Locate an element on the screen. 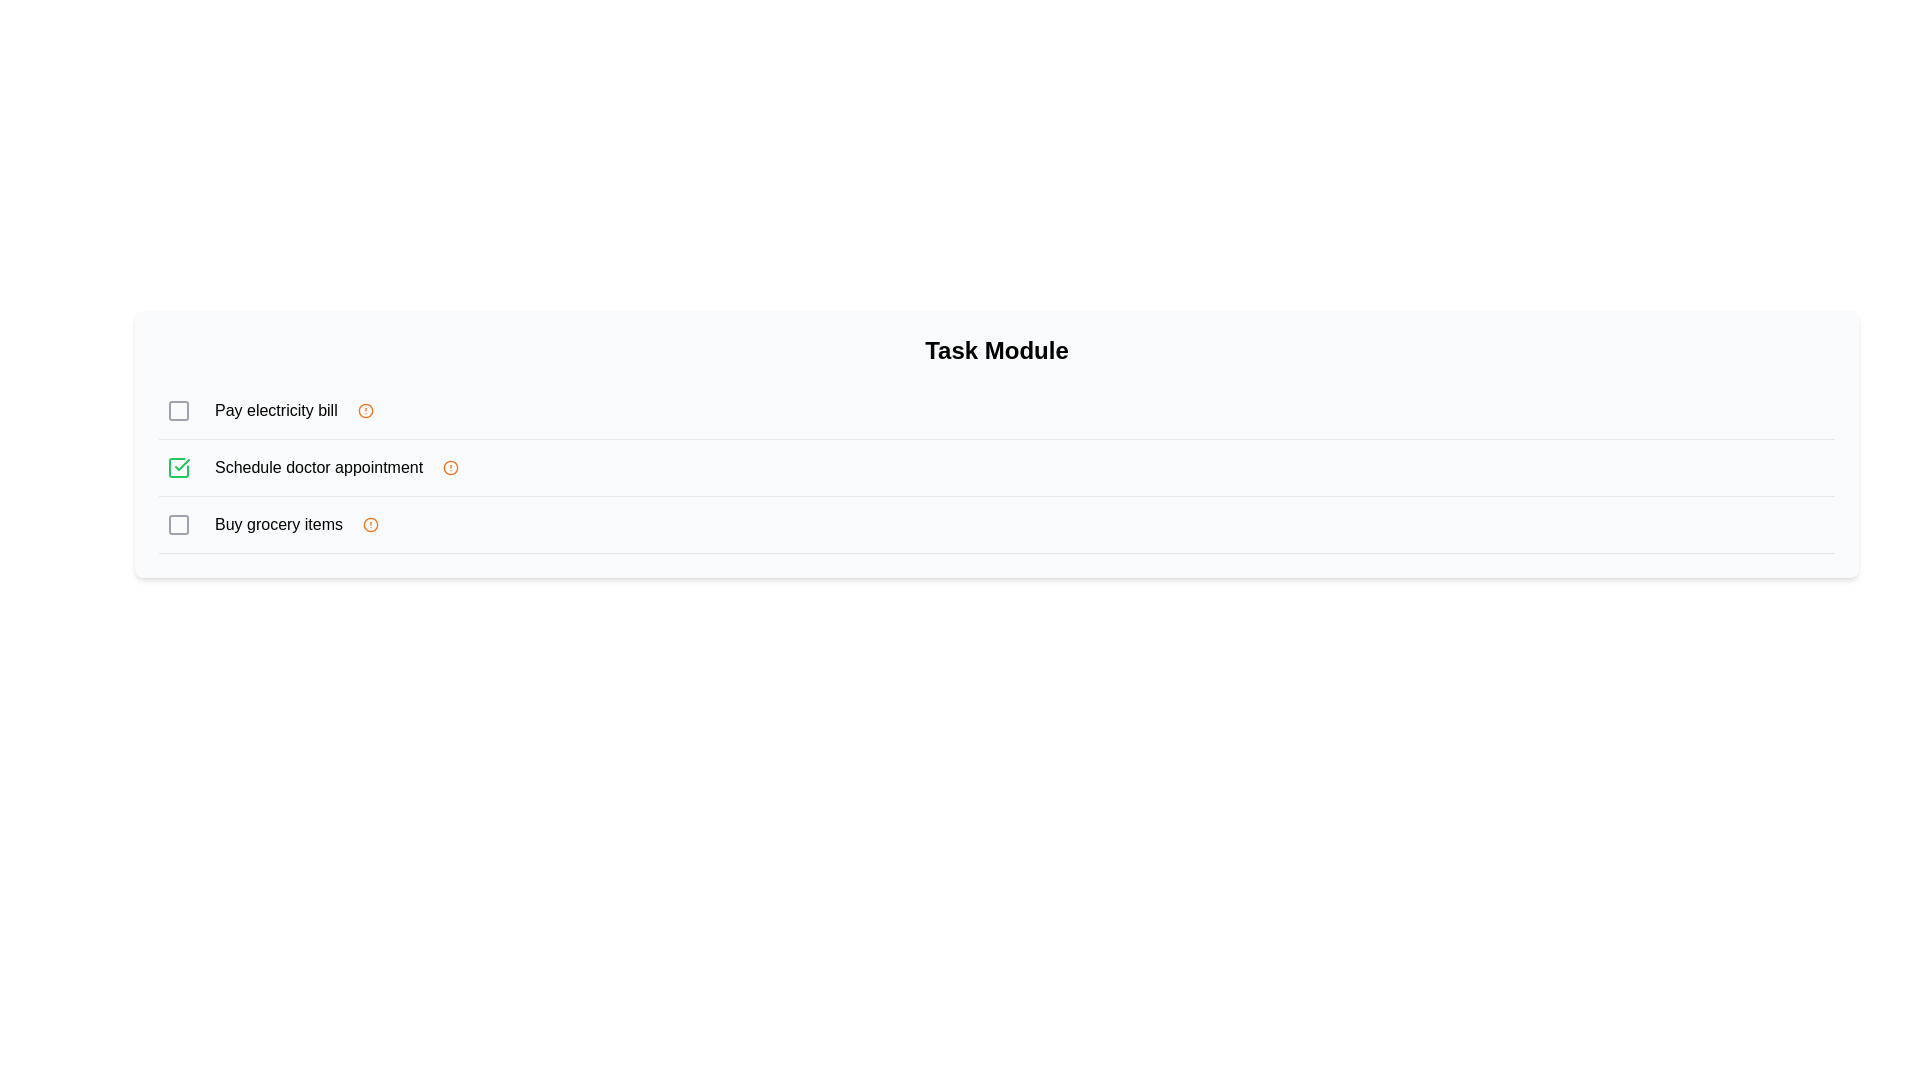 The height and width of the screenshot is (1080, 1920). the text label that serves as the title for the task item, located in the third row of the task list, positioned between a checkbox and an alert icon is located at coordinates (277, 523).